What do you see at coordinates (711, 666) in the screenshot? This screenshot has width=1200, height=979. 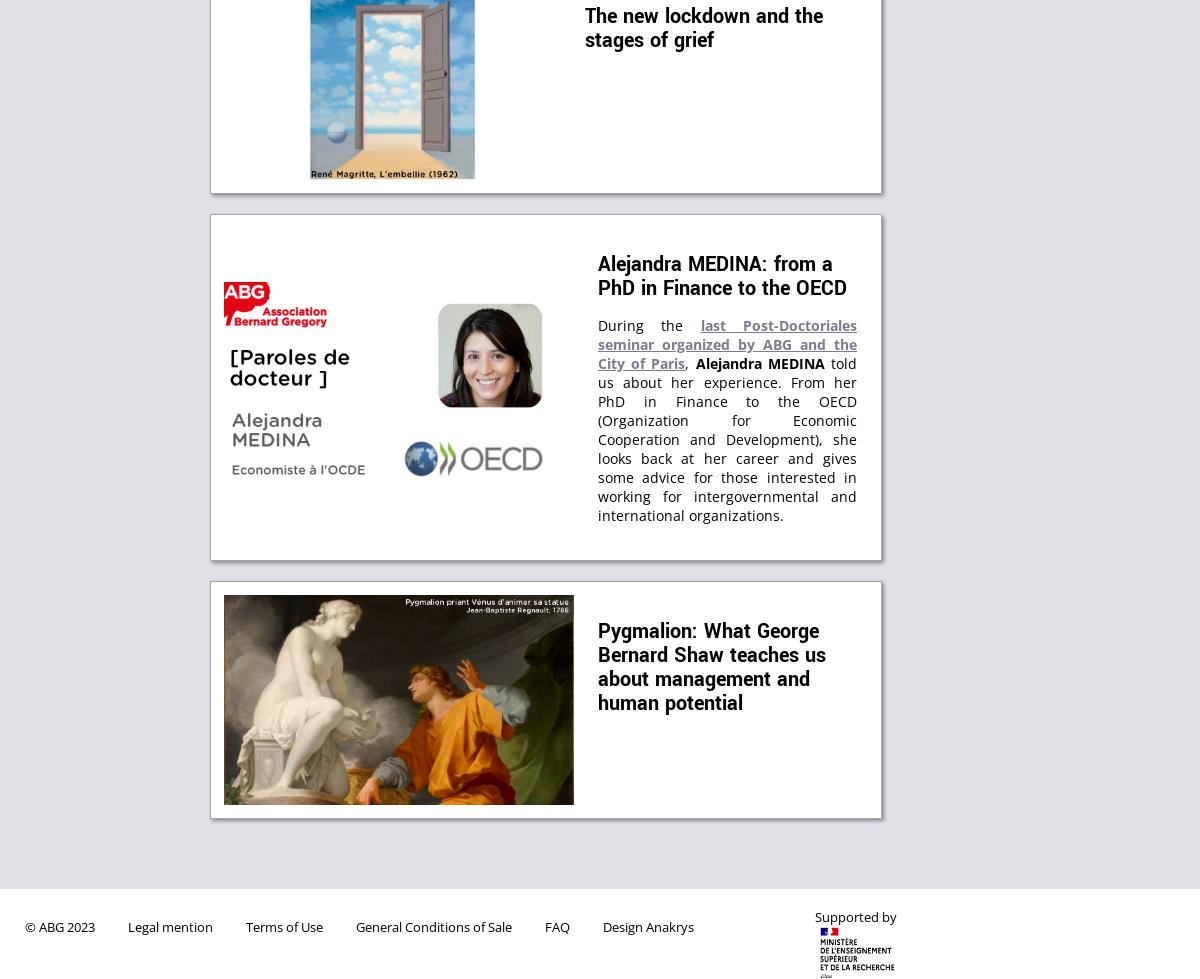 I see `'Pygmalion: What George Bernard Shaw teaches us about management and human potential'` at bounding box center [711, 666].